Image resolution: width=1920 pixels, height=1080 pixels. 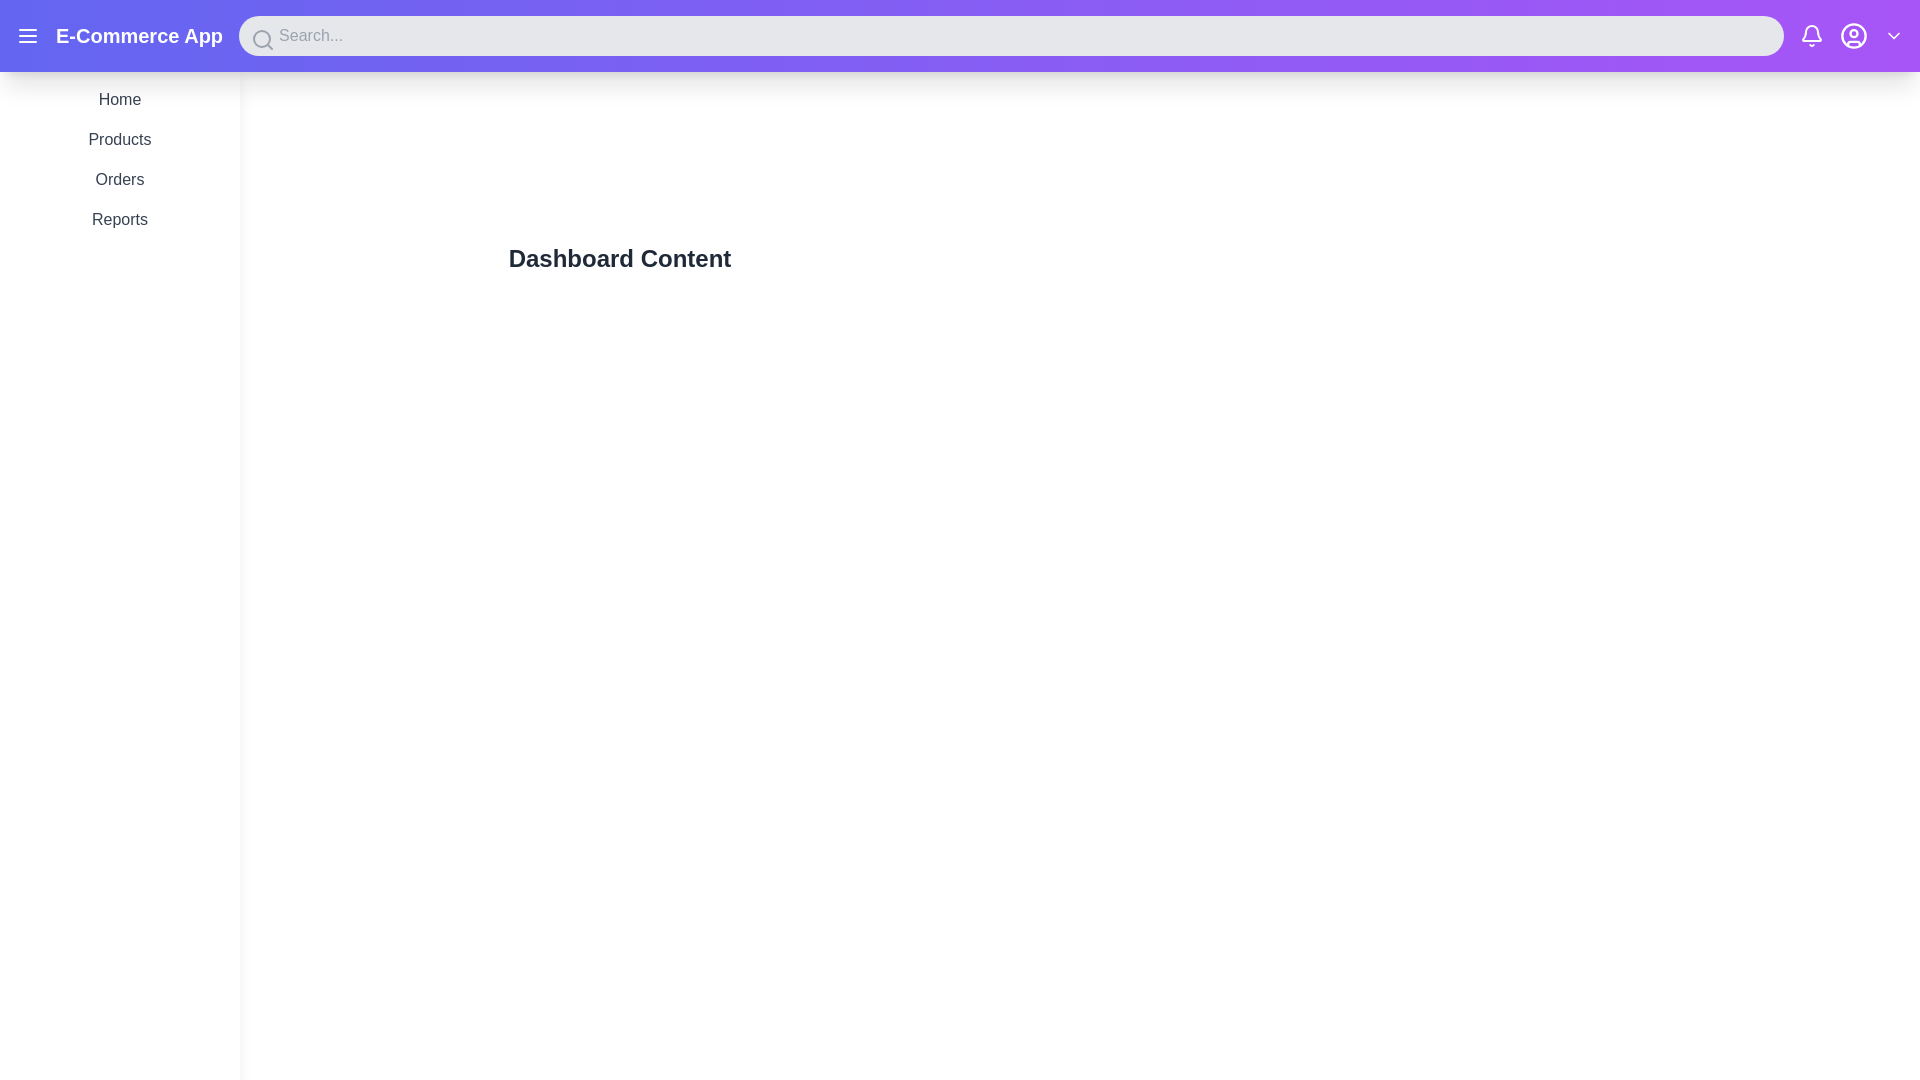 What do you see at coordinates (1893, 35) in the screenshot?
I see `the Chevron-Down icon located in the upper navigation bar` at bounding box center [1893, 35].